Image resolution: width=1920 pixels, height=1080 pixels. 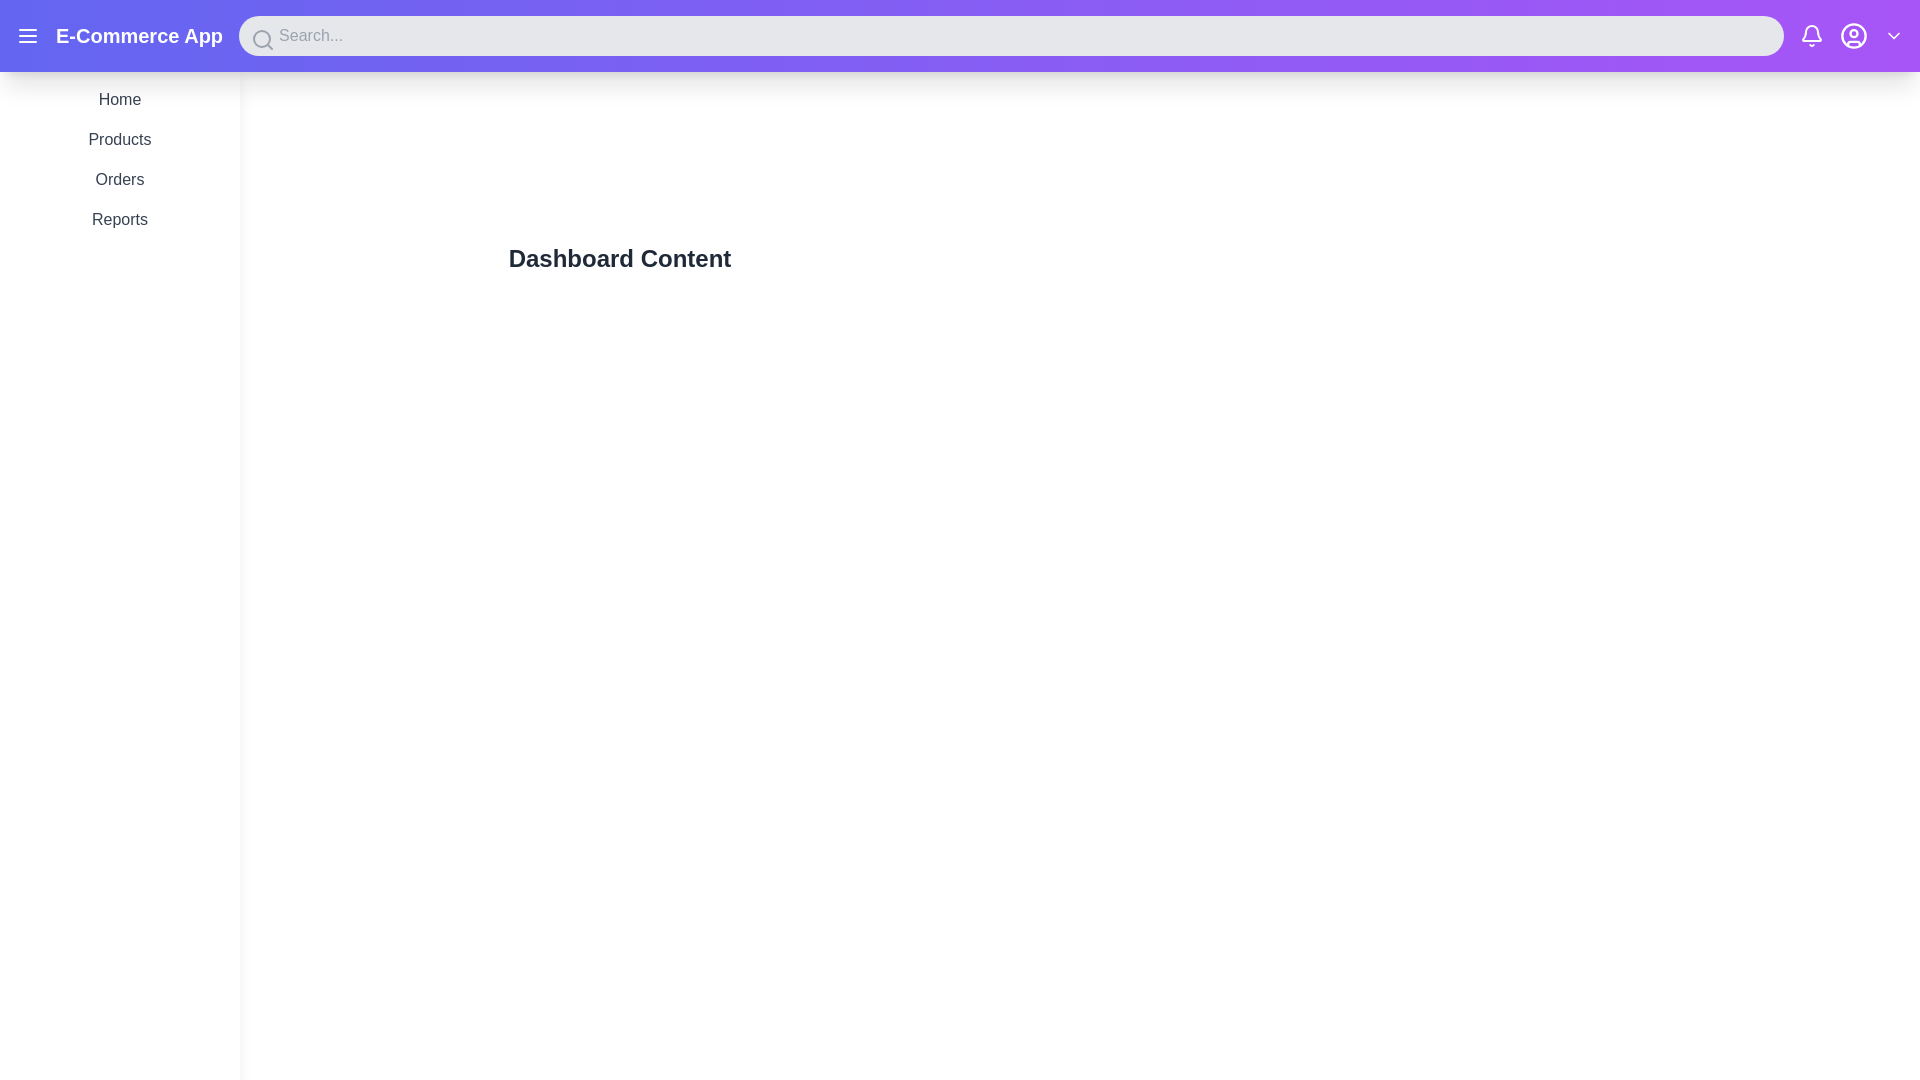 What do you see at coordinates (1893, 35) in the screenshot?
I see `the Chevron-Down icon located in the upper navigation bar` at bounding box center [1893, 35].